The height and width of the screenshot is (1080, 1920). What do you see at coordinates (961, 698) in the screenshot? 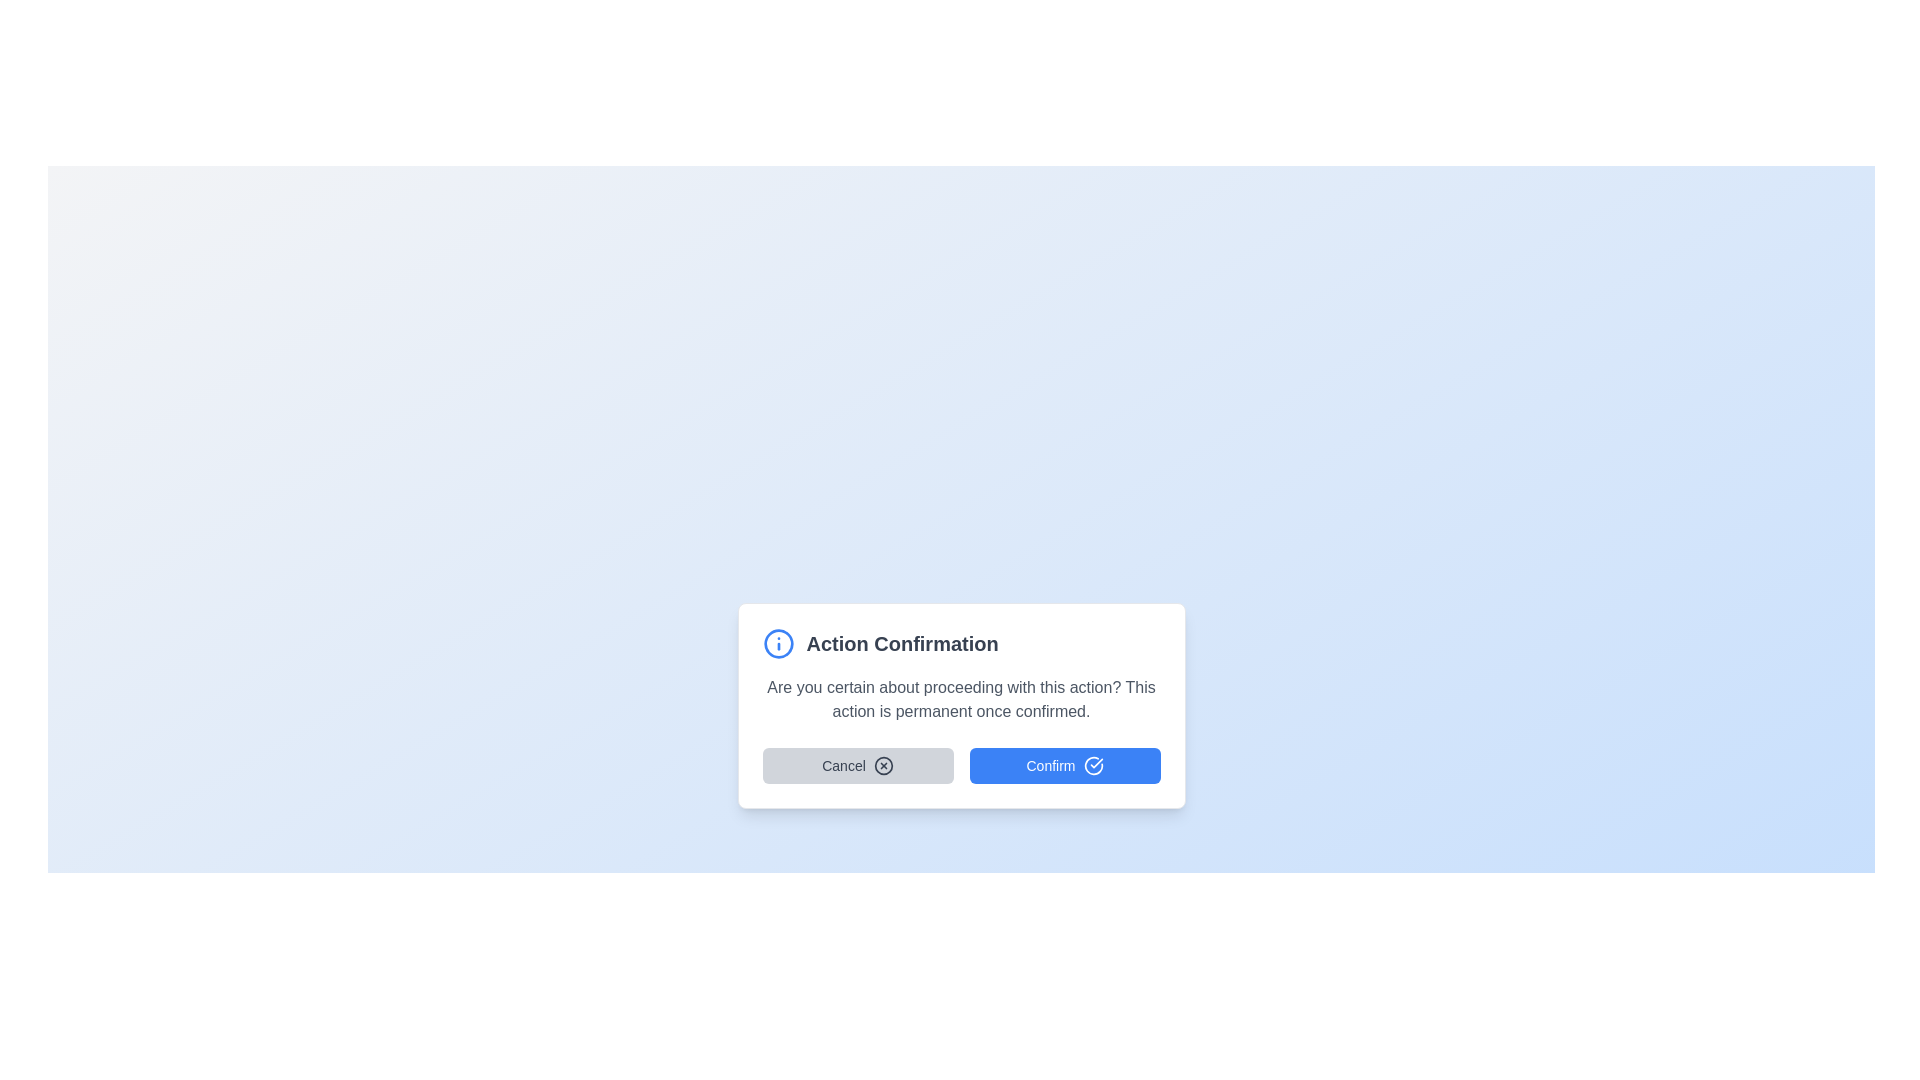
I see `confirmation message text label located below the 'Action Confirmation' heading and above the 'Cancel' and 'Confirm' buttons in the confirmation dialog box` at bounding box center [961, 698].